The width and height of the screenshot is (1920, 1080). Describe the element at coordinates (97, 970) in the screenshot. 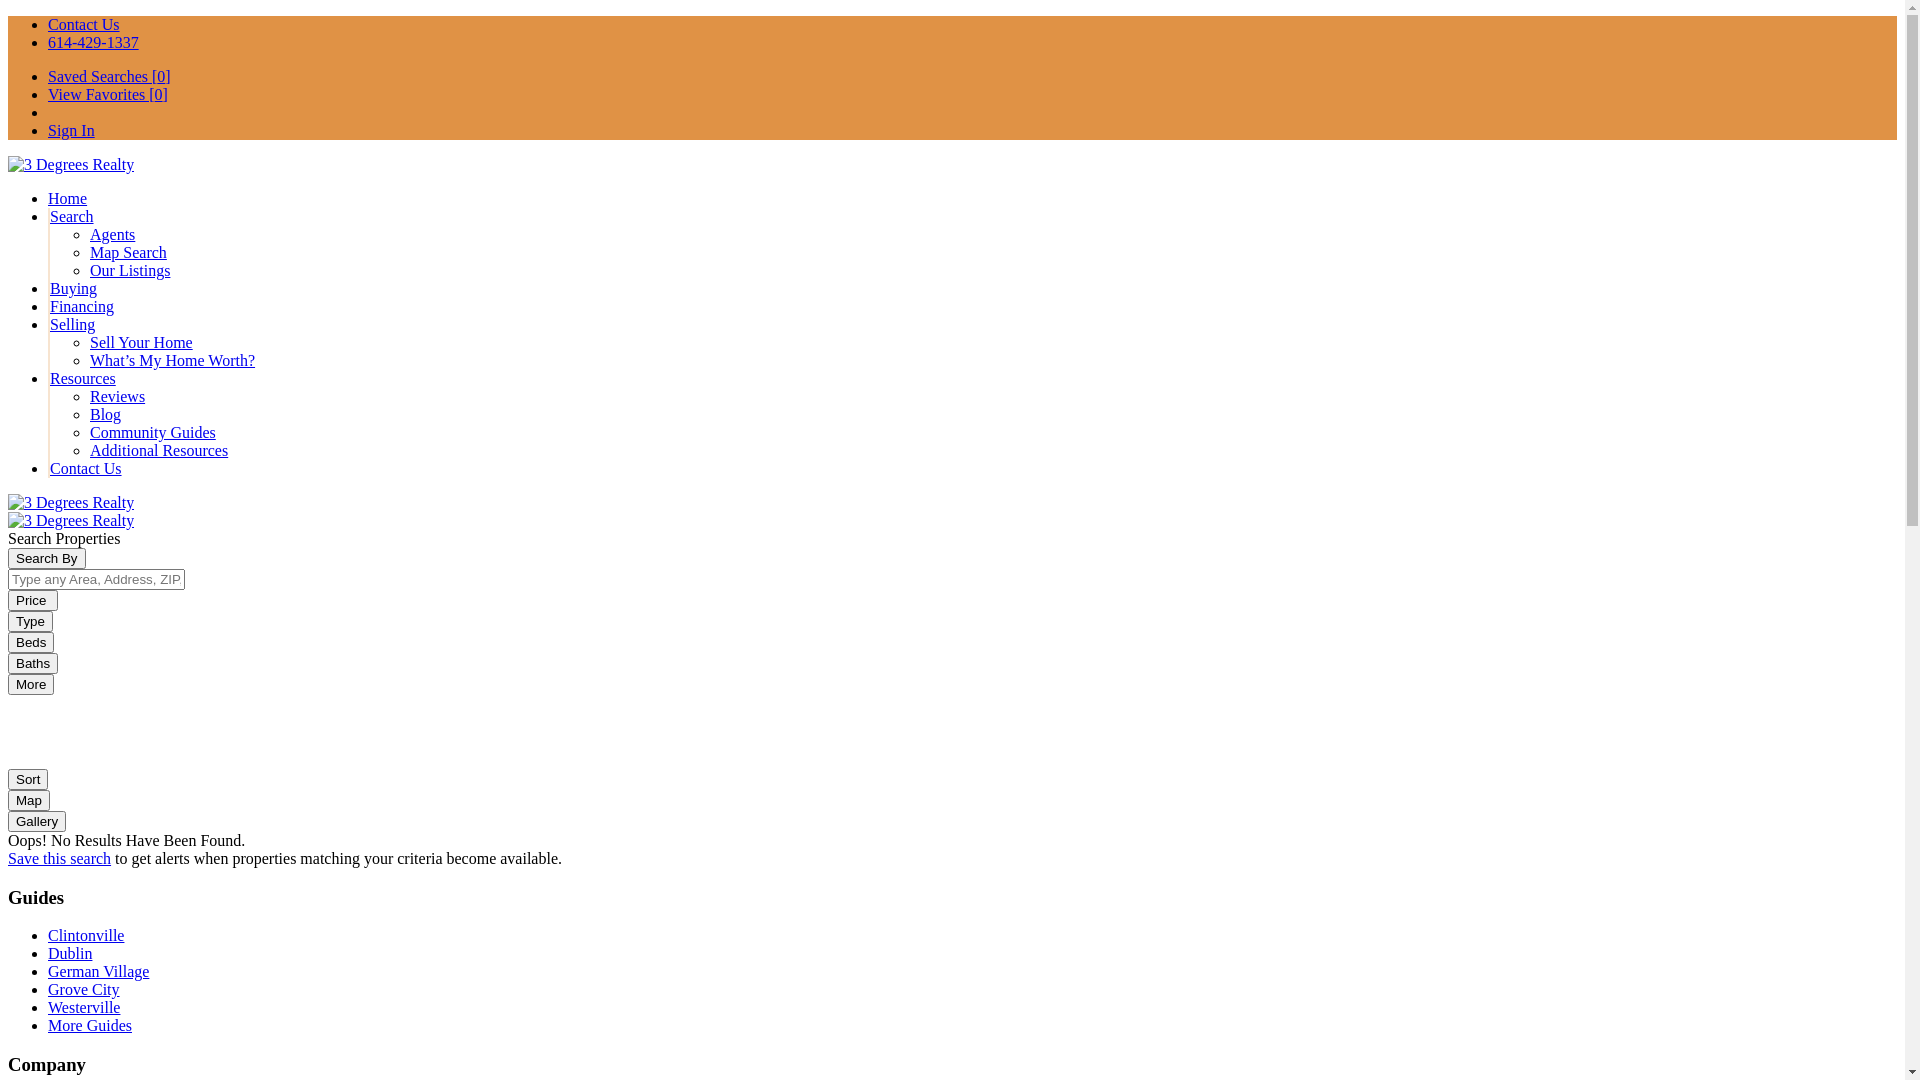

I see `'German Village'` at that location.